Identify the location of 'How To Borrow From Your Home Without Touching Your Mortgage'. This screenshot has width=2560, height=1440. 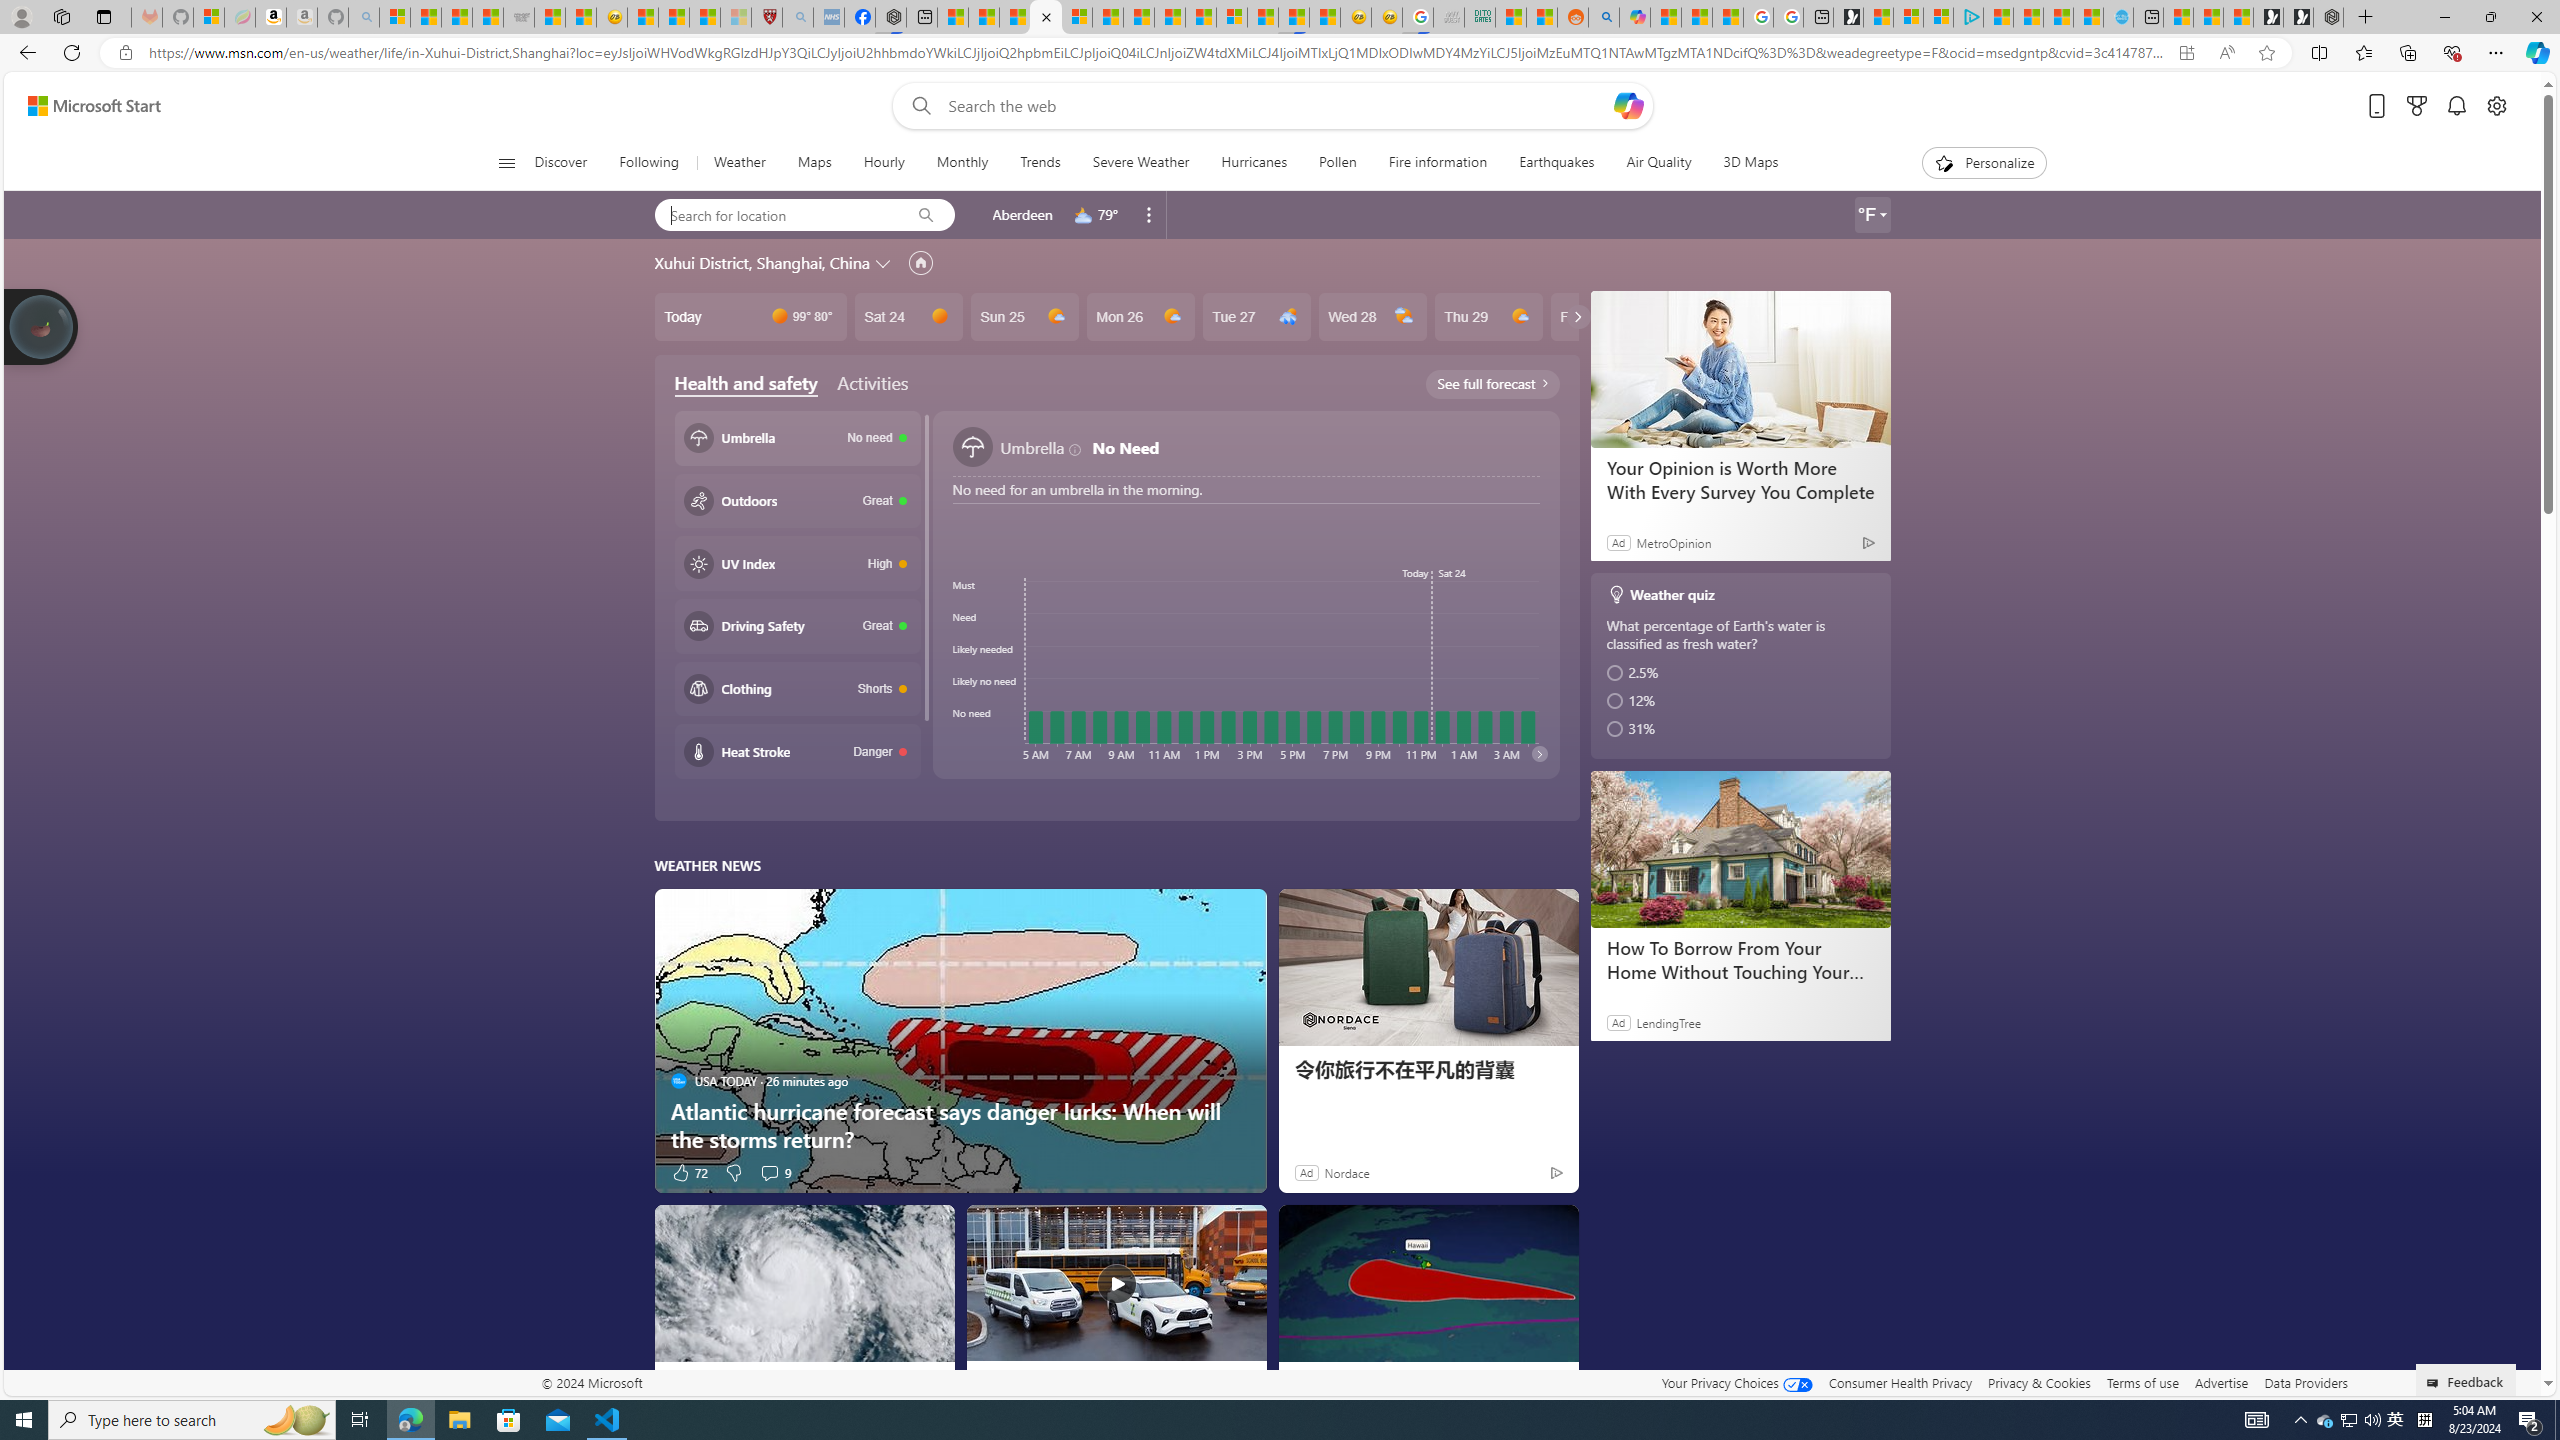
(1740, 847).